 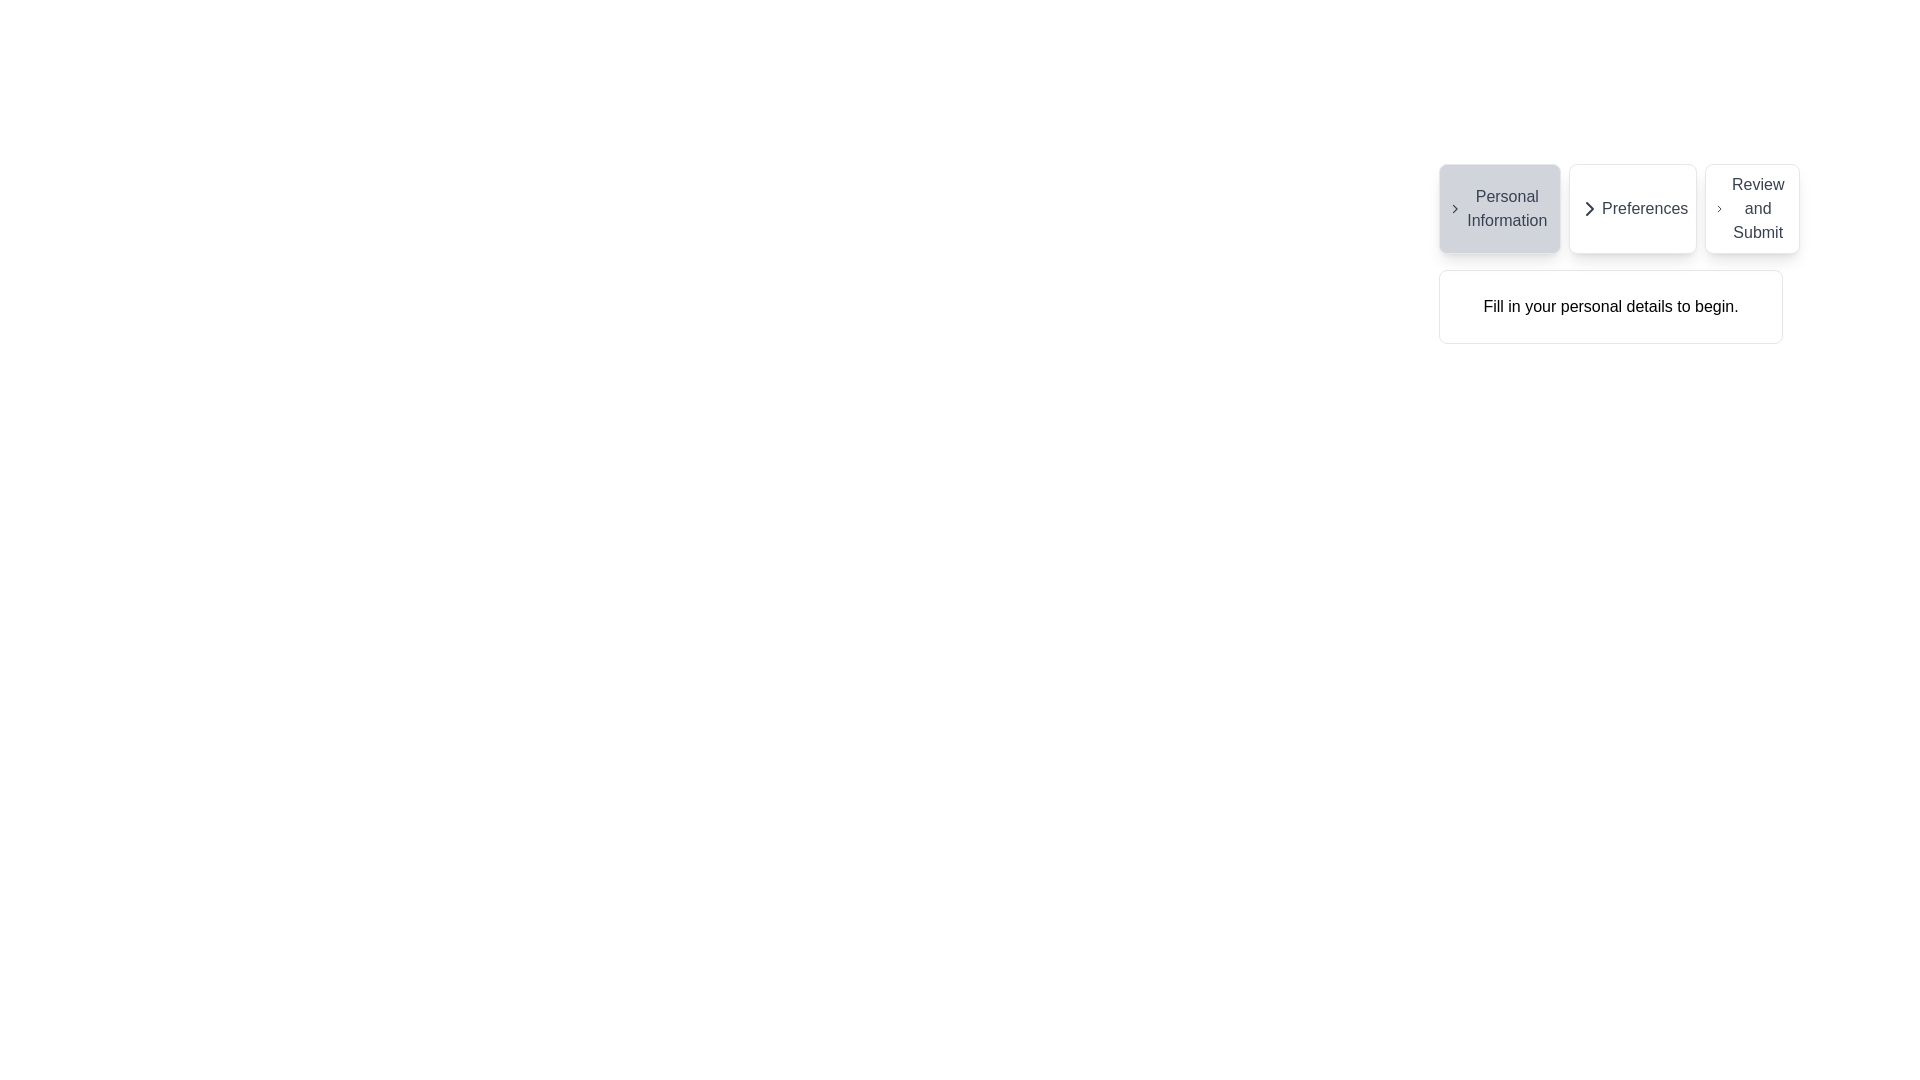 I want to click on the step button labeled 'Personal Information' to navigate to that step, so click(x=1499, y=208).